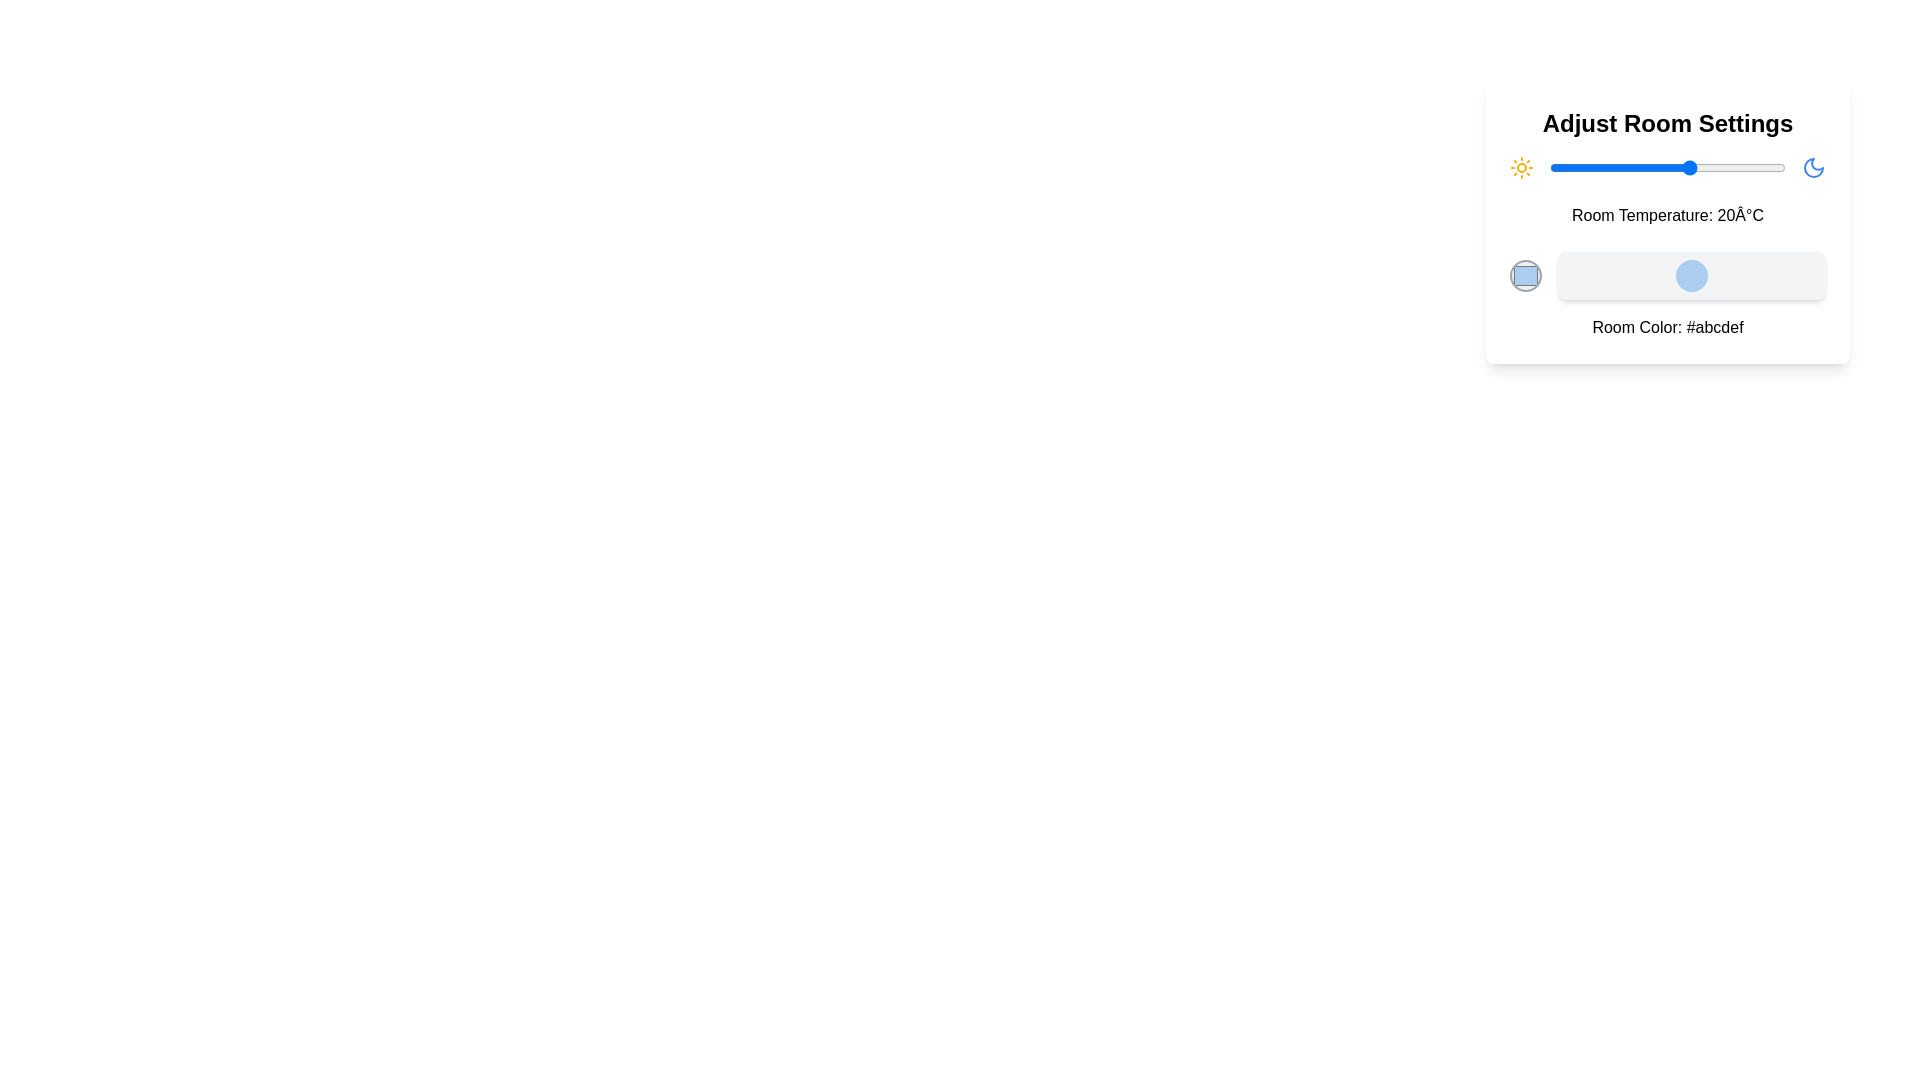 The image size is (1920, 1080). What do you see at coordinates (1718, 167) in the screenshot?
I see `the temperature slider to set the temperature to 26°C` at bounding box center [1718, 167].